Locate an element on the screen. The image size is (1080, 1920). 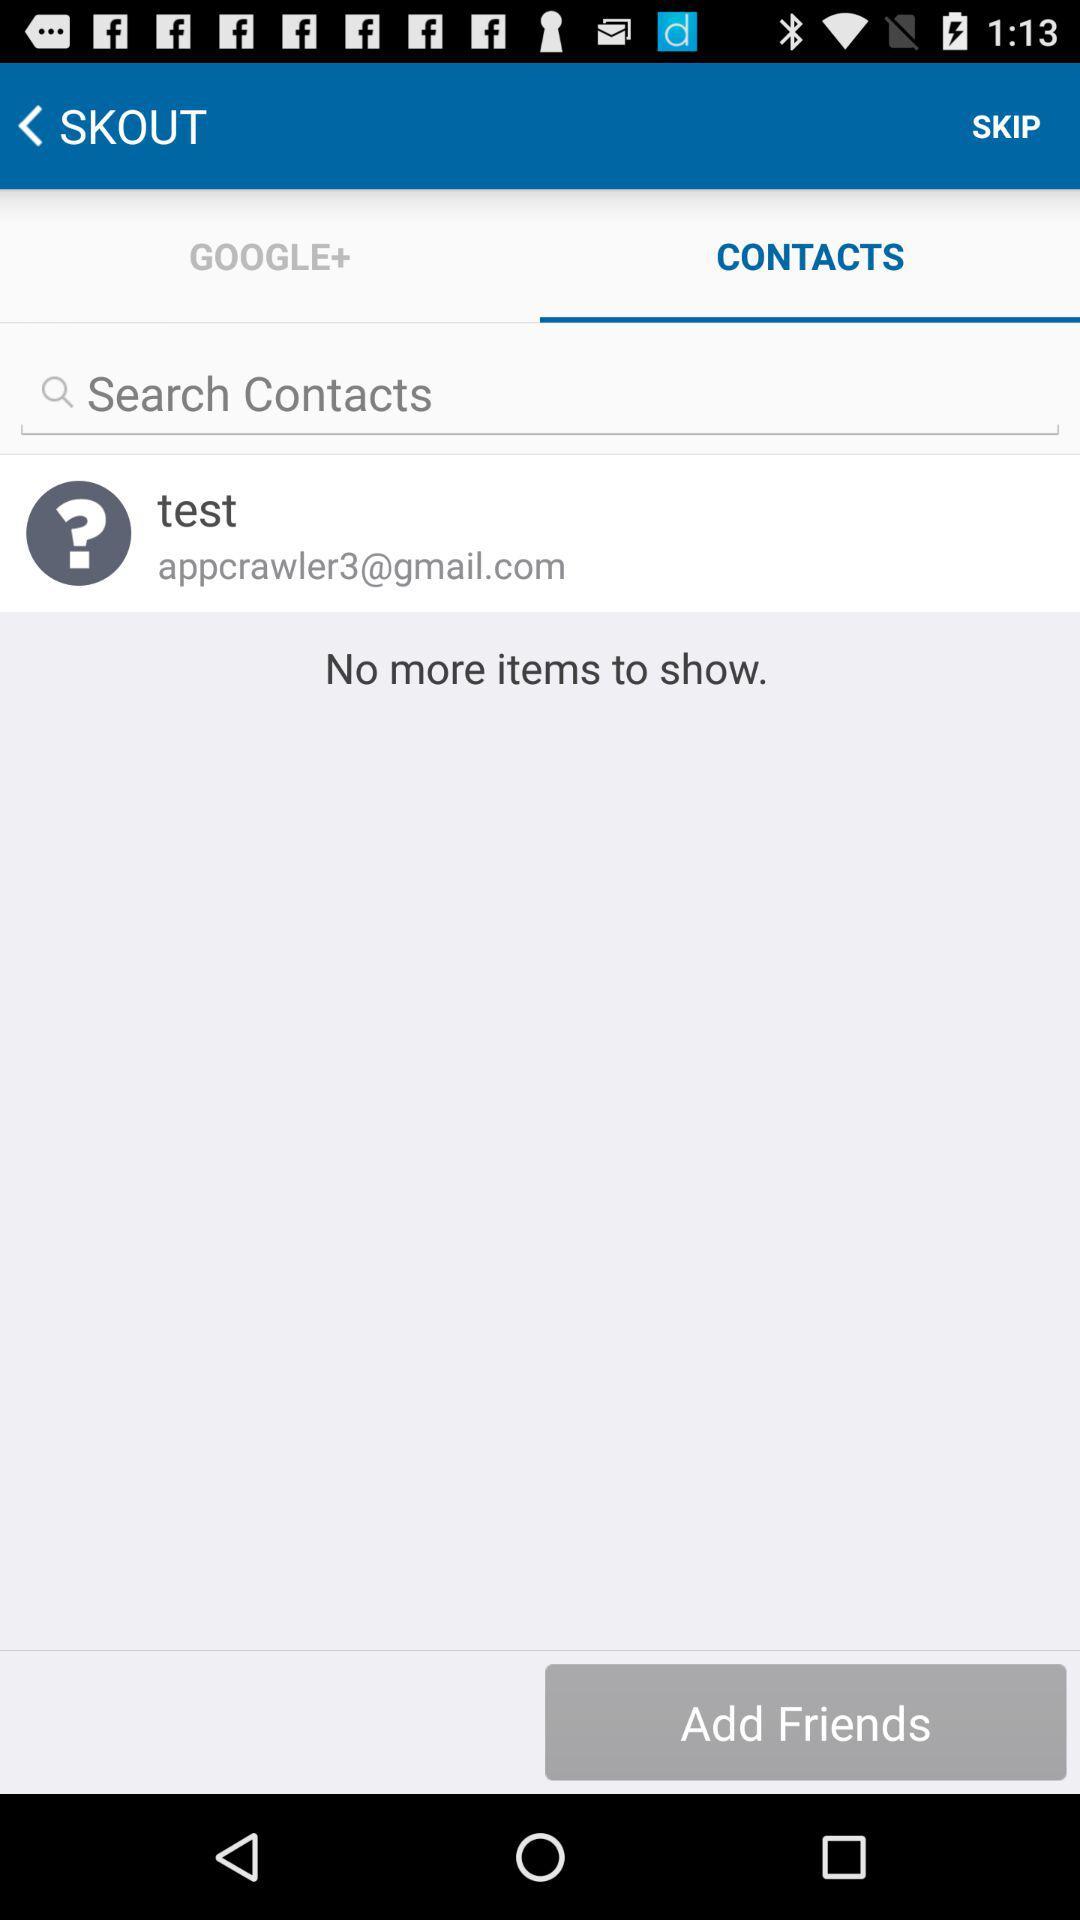
skip icon is located at coordinates (1006, 124).